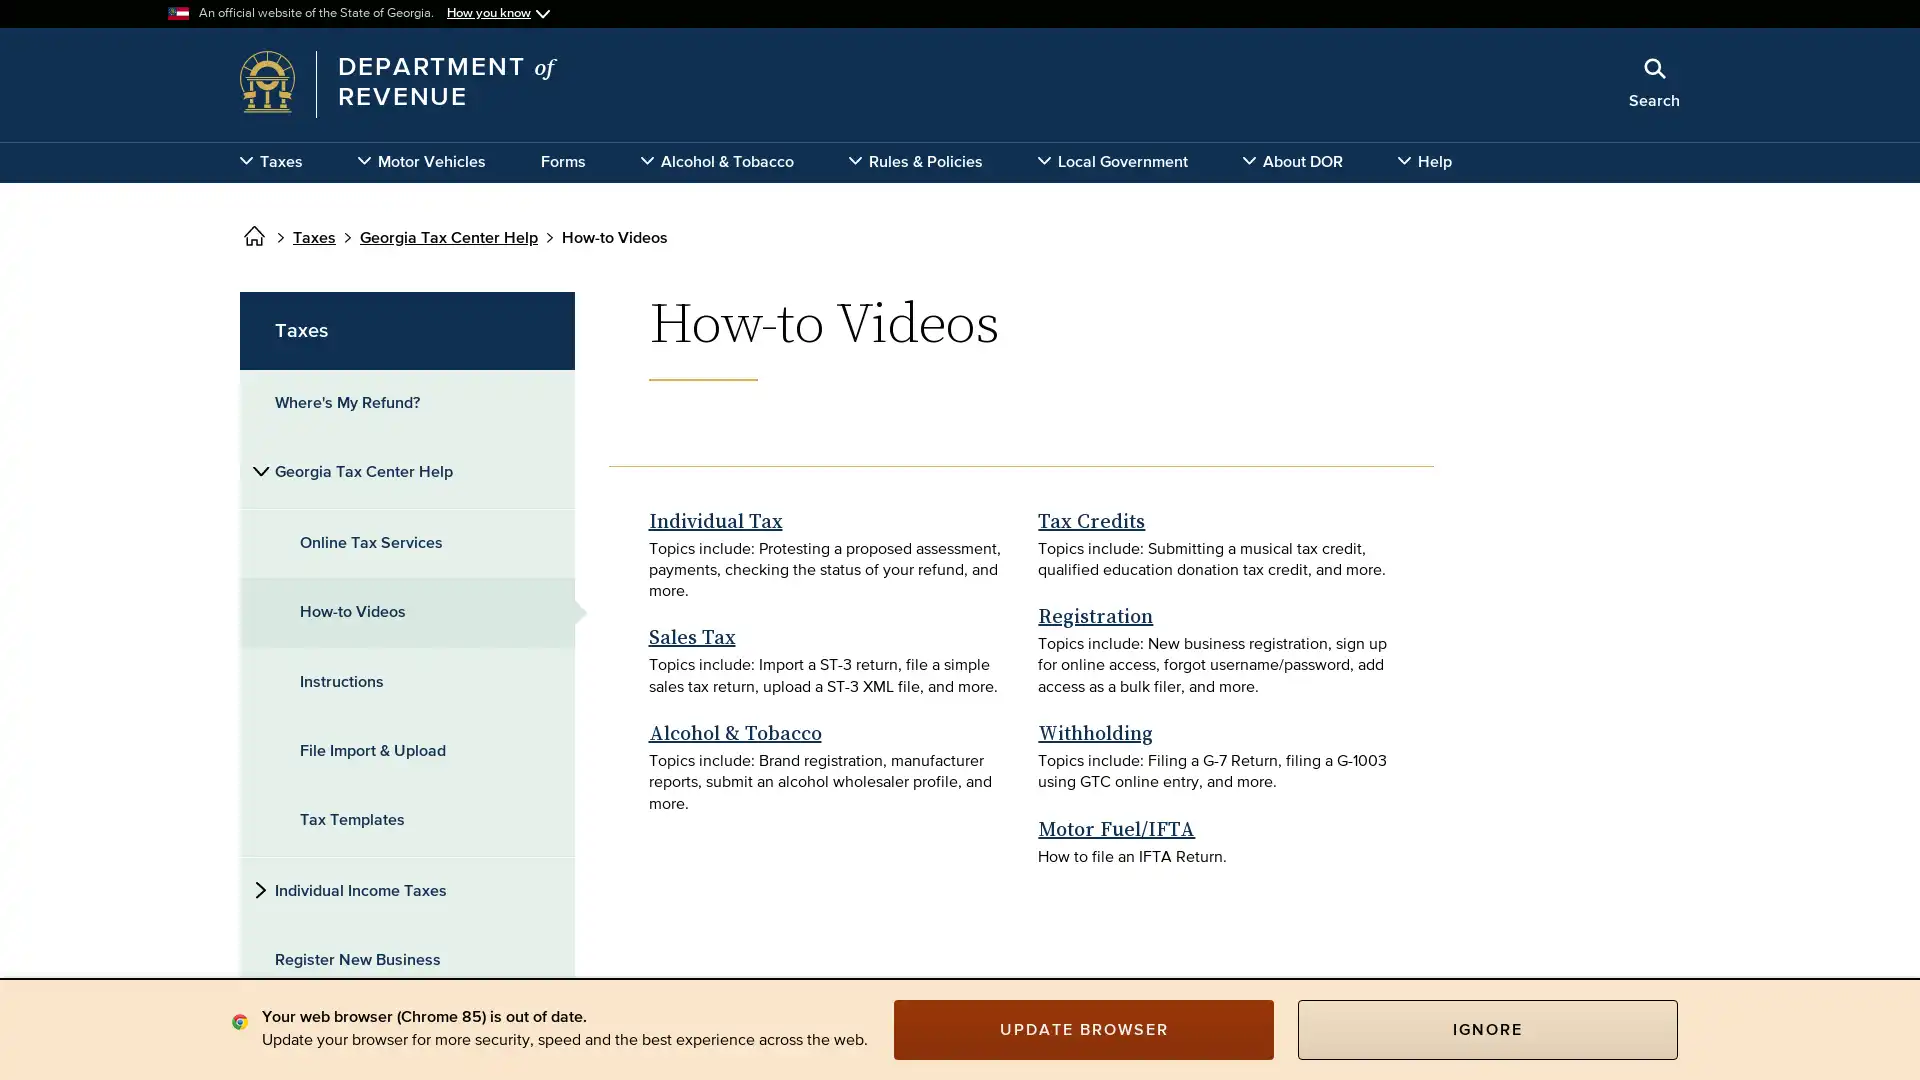  Describe the element at coordinates (1573, 281) in the screenshot. I see `Search` at that location.